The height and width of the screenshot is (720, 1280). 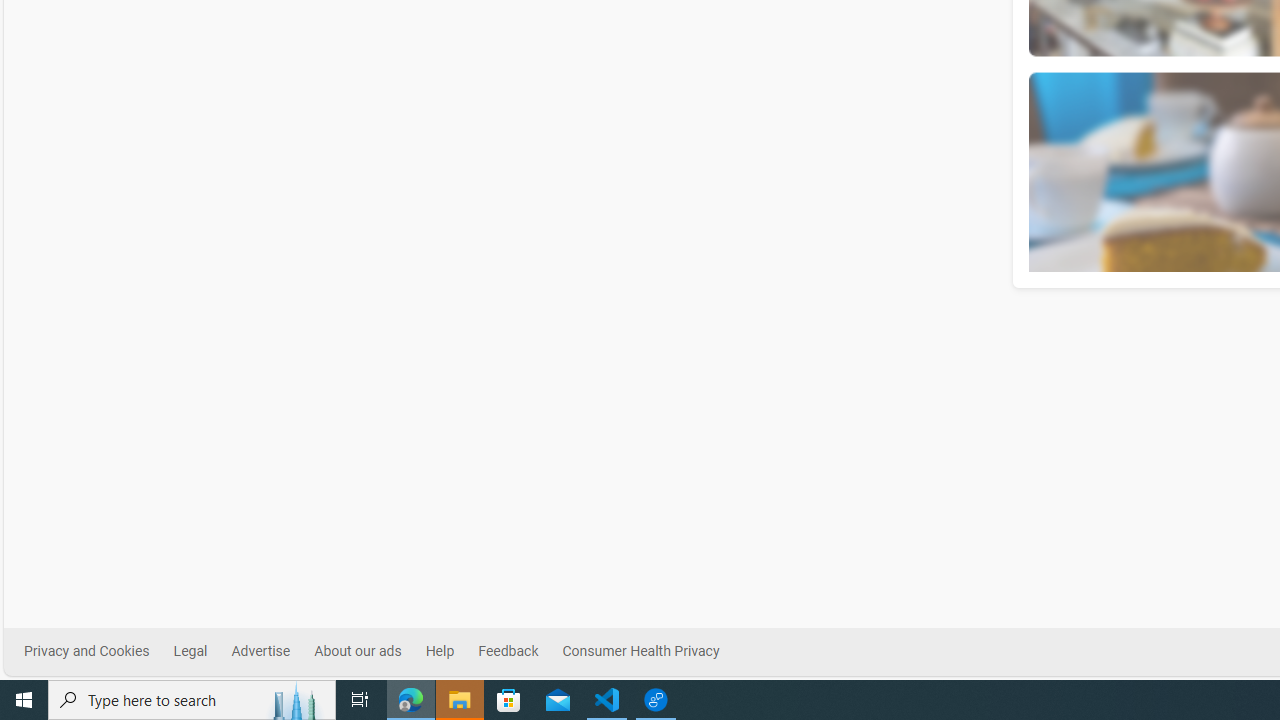 What do you see at coordinates (438, 651) in the screenshot?
I see `'Help'` at bounding box center [438, 651].